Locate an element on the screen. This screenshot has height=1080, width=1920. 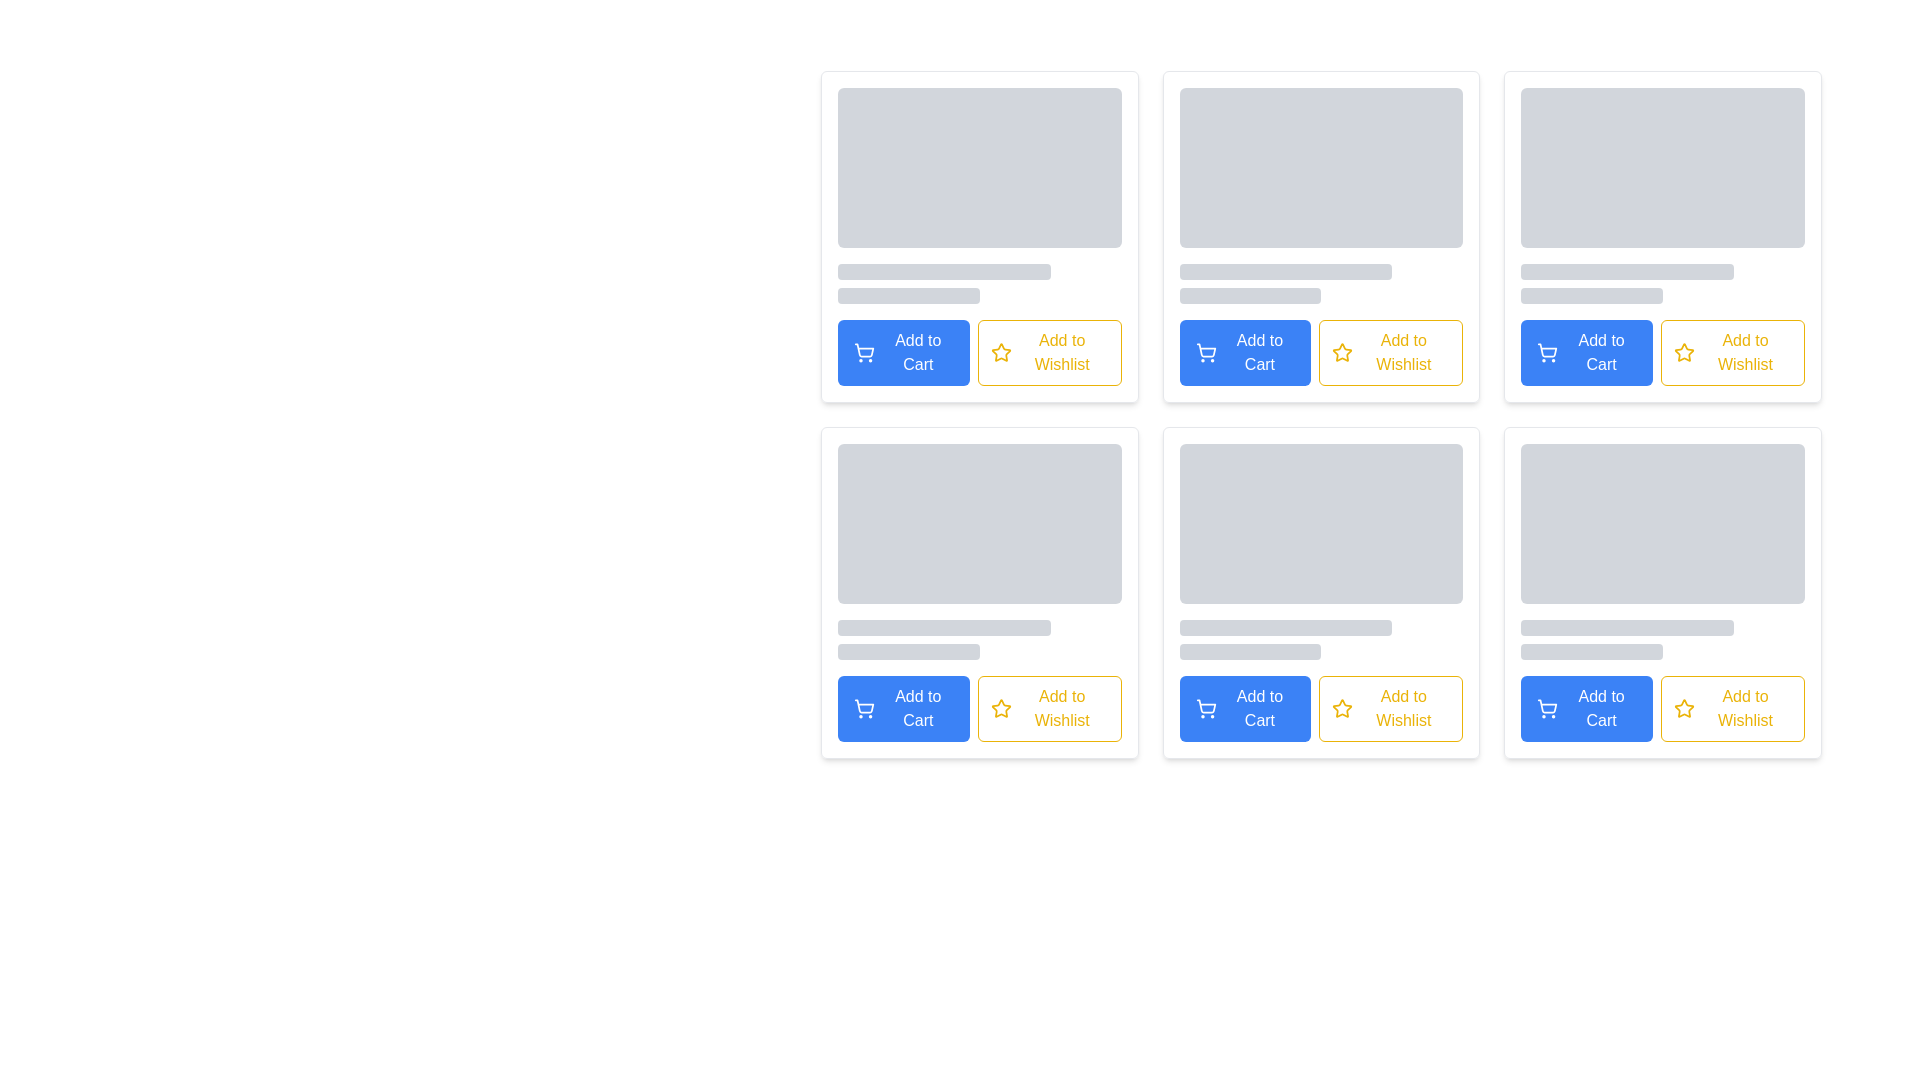
the 'Add to Wishlist' button, which is the yellow-bordered button with a star icon located in the button group beneath the product description is located at coordinates (979, 708).